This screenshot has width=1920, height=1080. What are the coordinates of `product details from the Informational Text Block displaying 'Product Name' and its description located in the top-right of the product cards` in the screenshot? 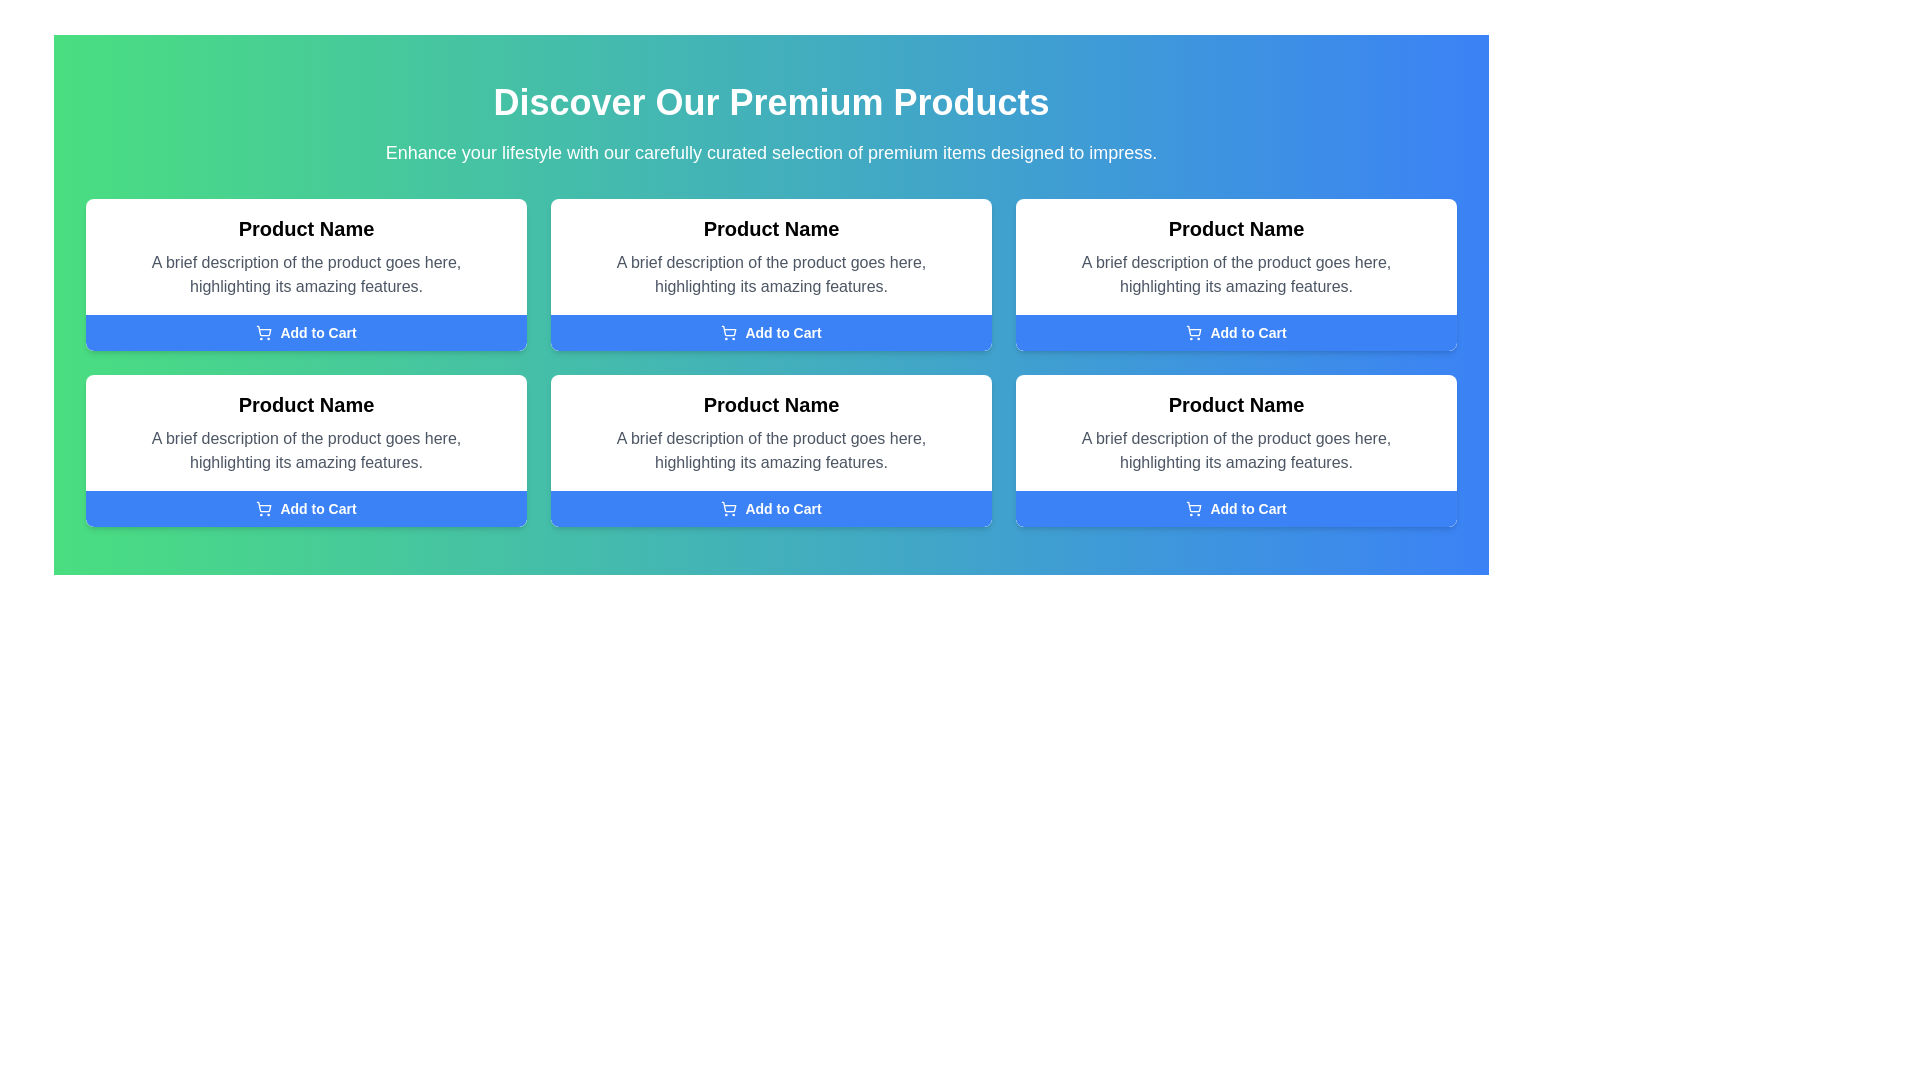 It's located at (1235, 256).